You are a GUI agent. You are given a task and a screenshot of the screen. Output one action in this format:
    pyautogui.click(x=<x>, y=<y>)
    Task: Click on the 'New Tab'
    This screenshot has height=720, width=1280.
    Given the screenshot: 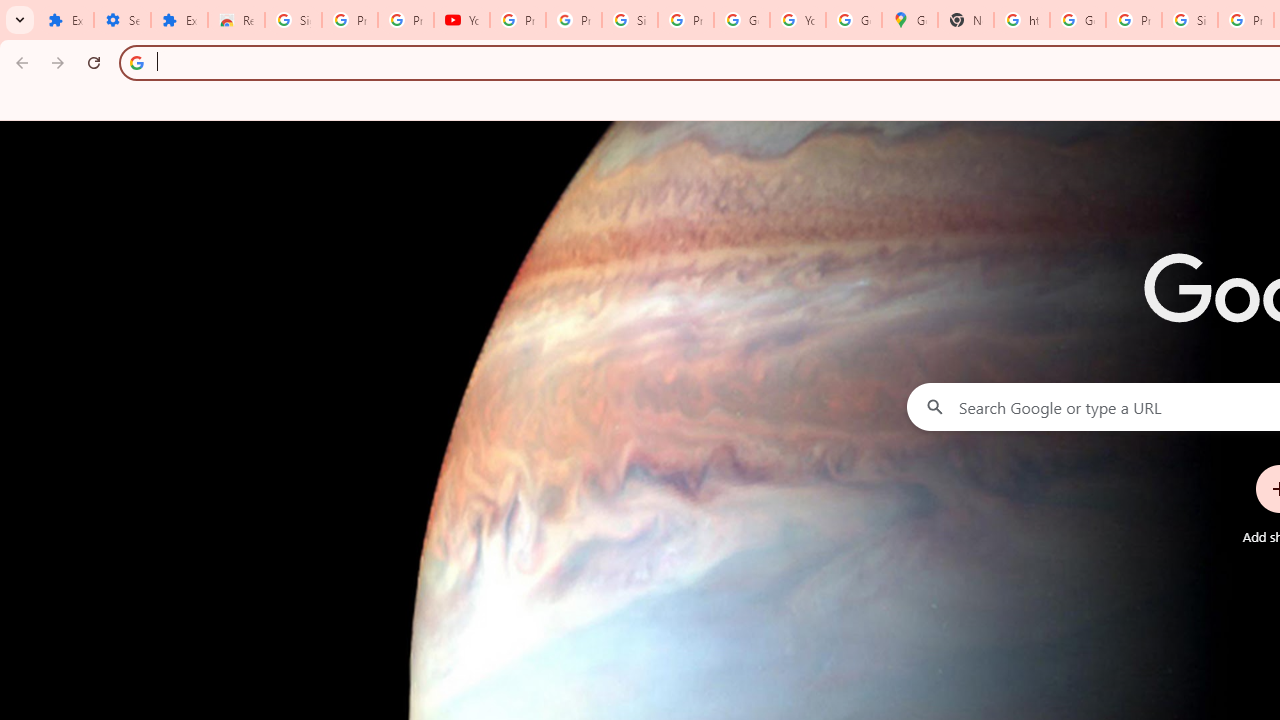 What is the action you would take?
    pyautogui.click(x=966, y=20)
    